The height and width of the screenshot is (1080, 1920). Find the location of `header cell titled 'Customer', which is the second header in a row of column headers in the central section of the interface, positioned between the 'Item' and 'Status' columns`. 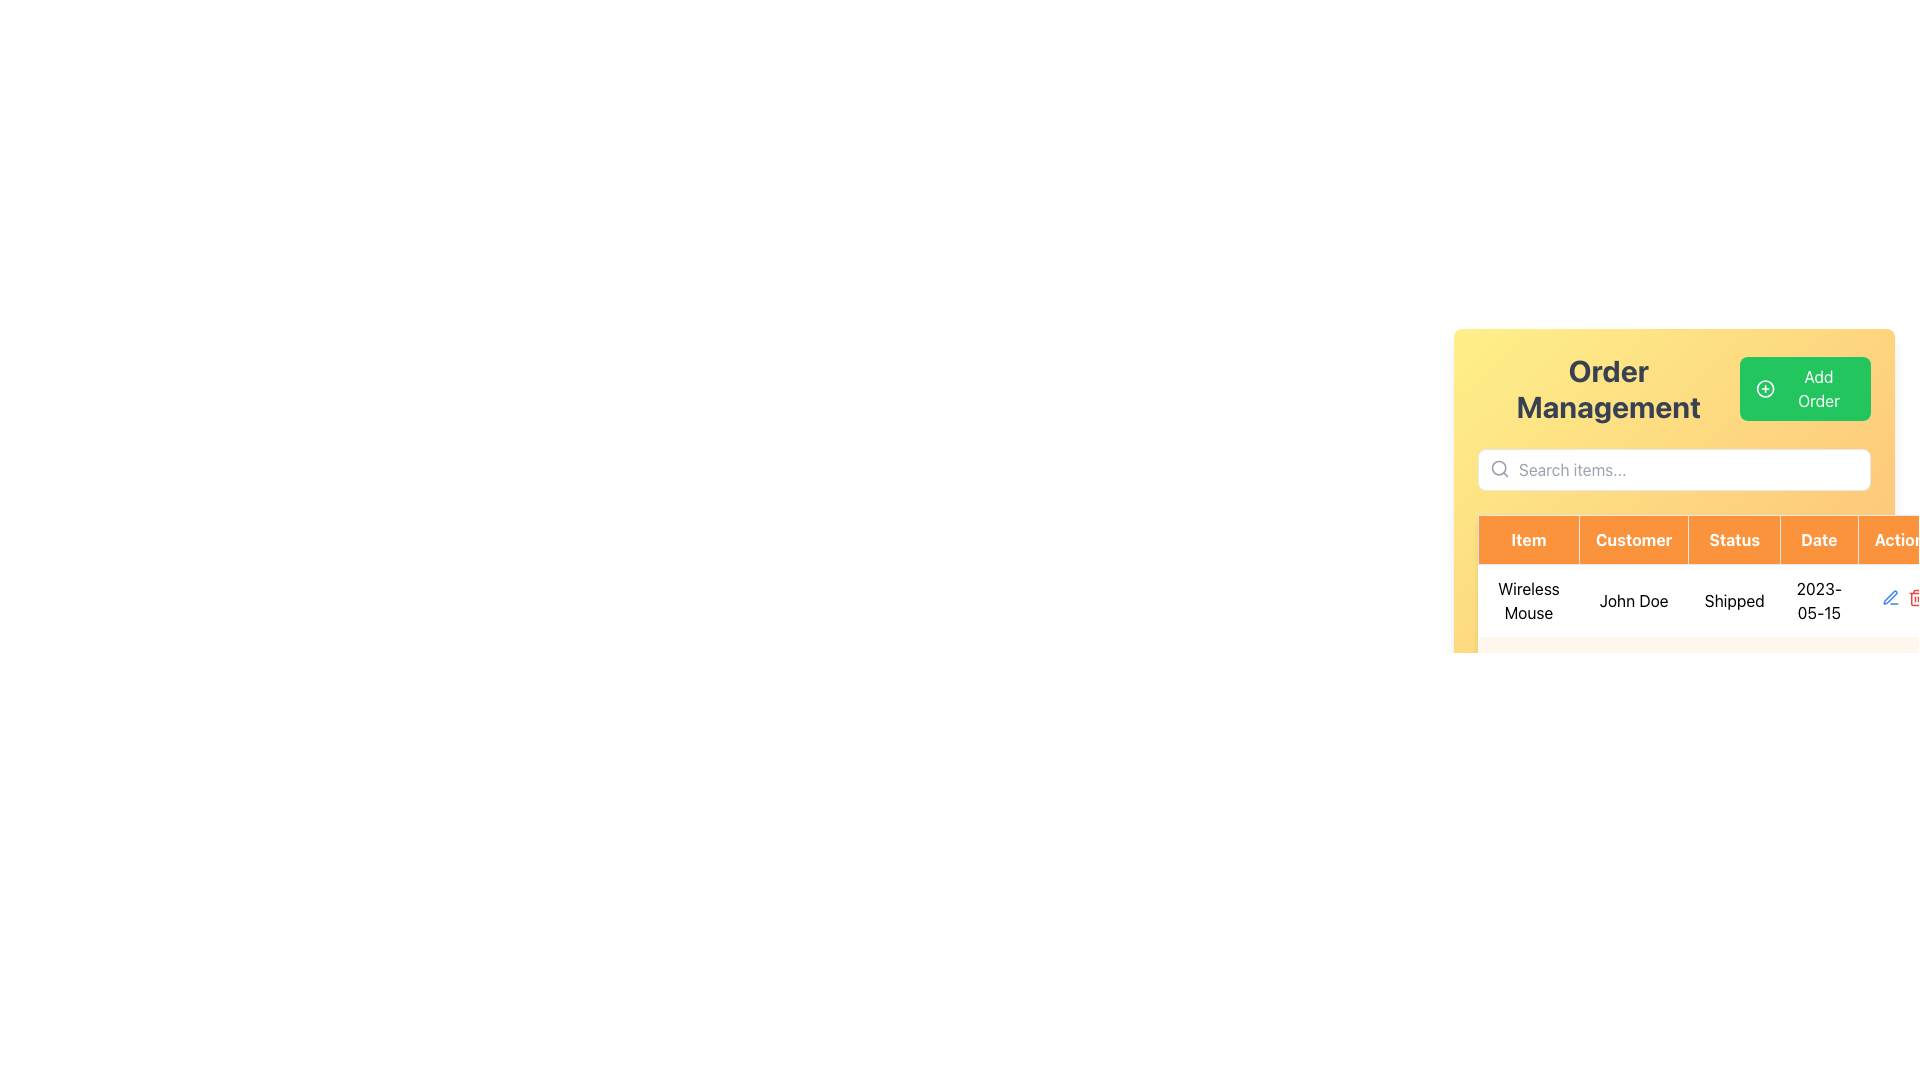

header cell titled 'Customer', which is the second header in a row of column headers in the central section of the interface, positioned between the 'Item' and 'Status' columns is located at coordinates (1634, 540).